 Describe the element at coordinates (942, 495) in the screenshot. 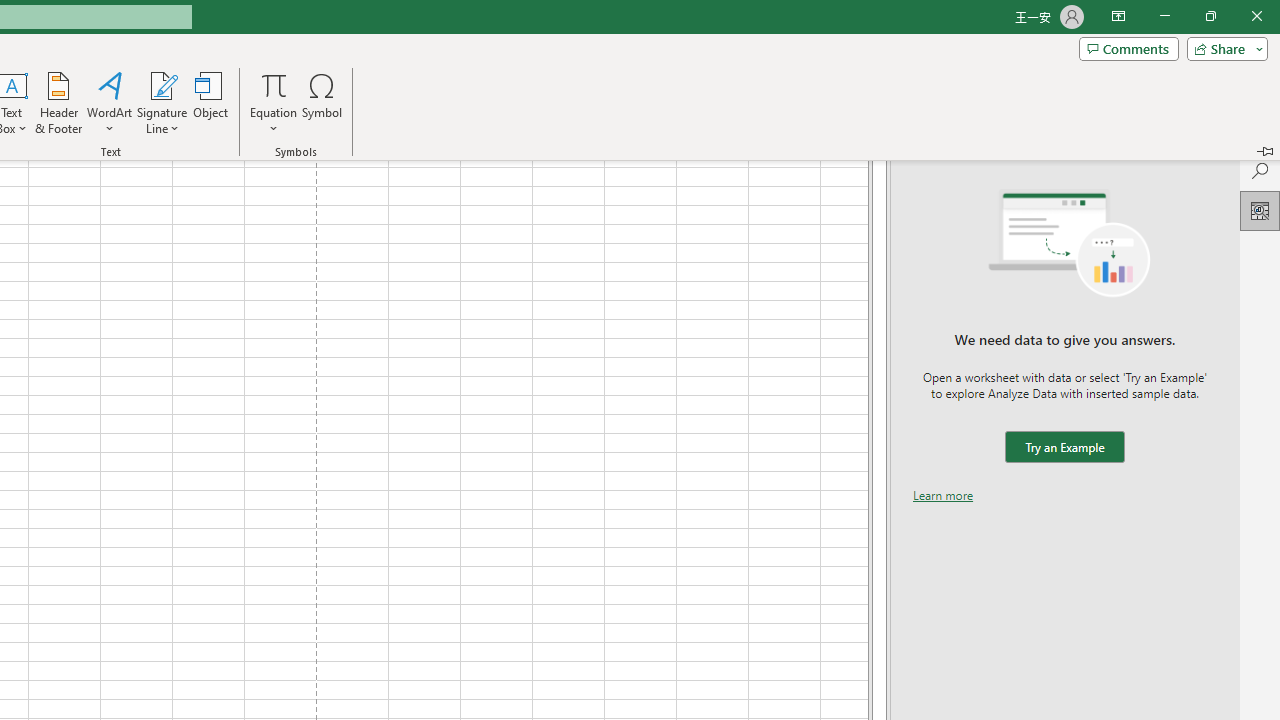

I see `'Learn more'` at that location.